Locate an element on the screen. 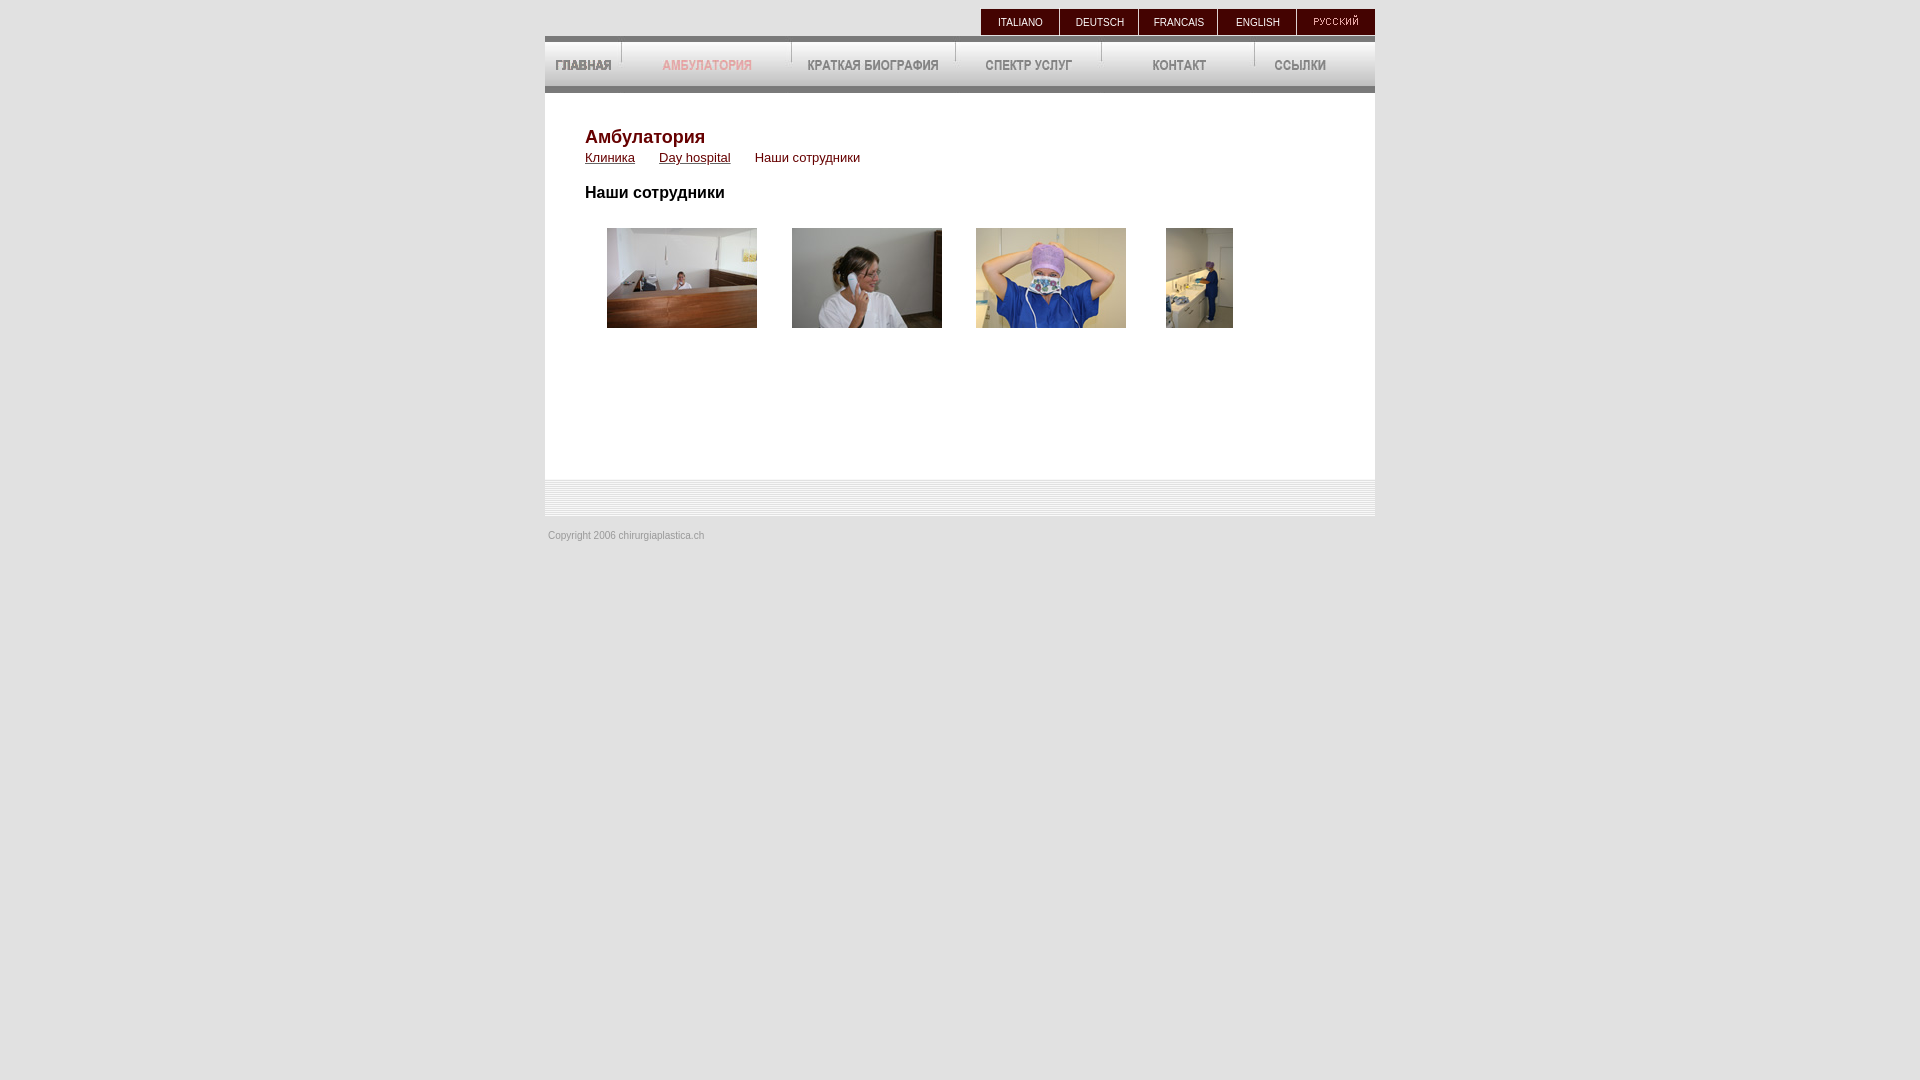  'Day hospital' is located at coordinates (695, 155).